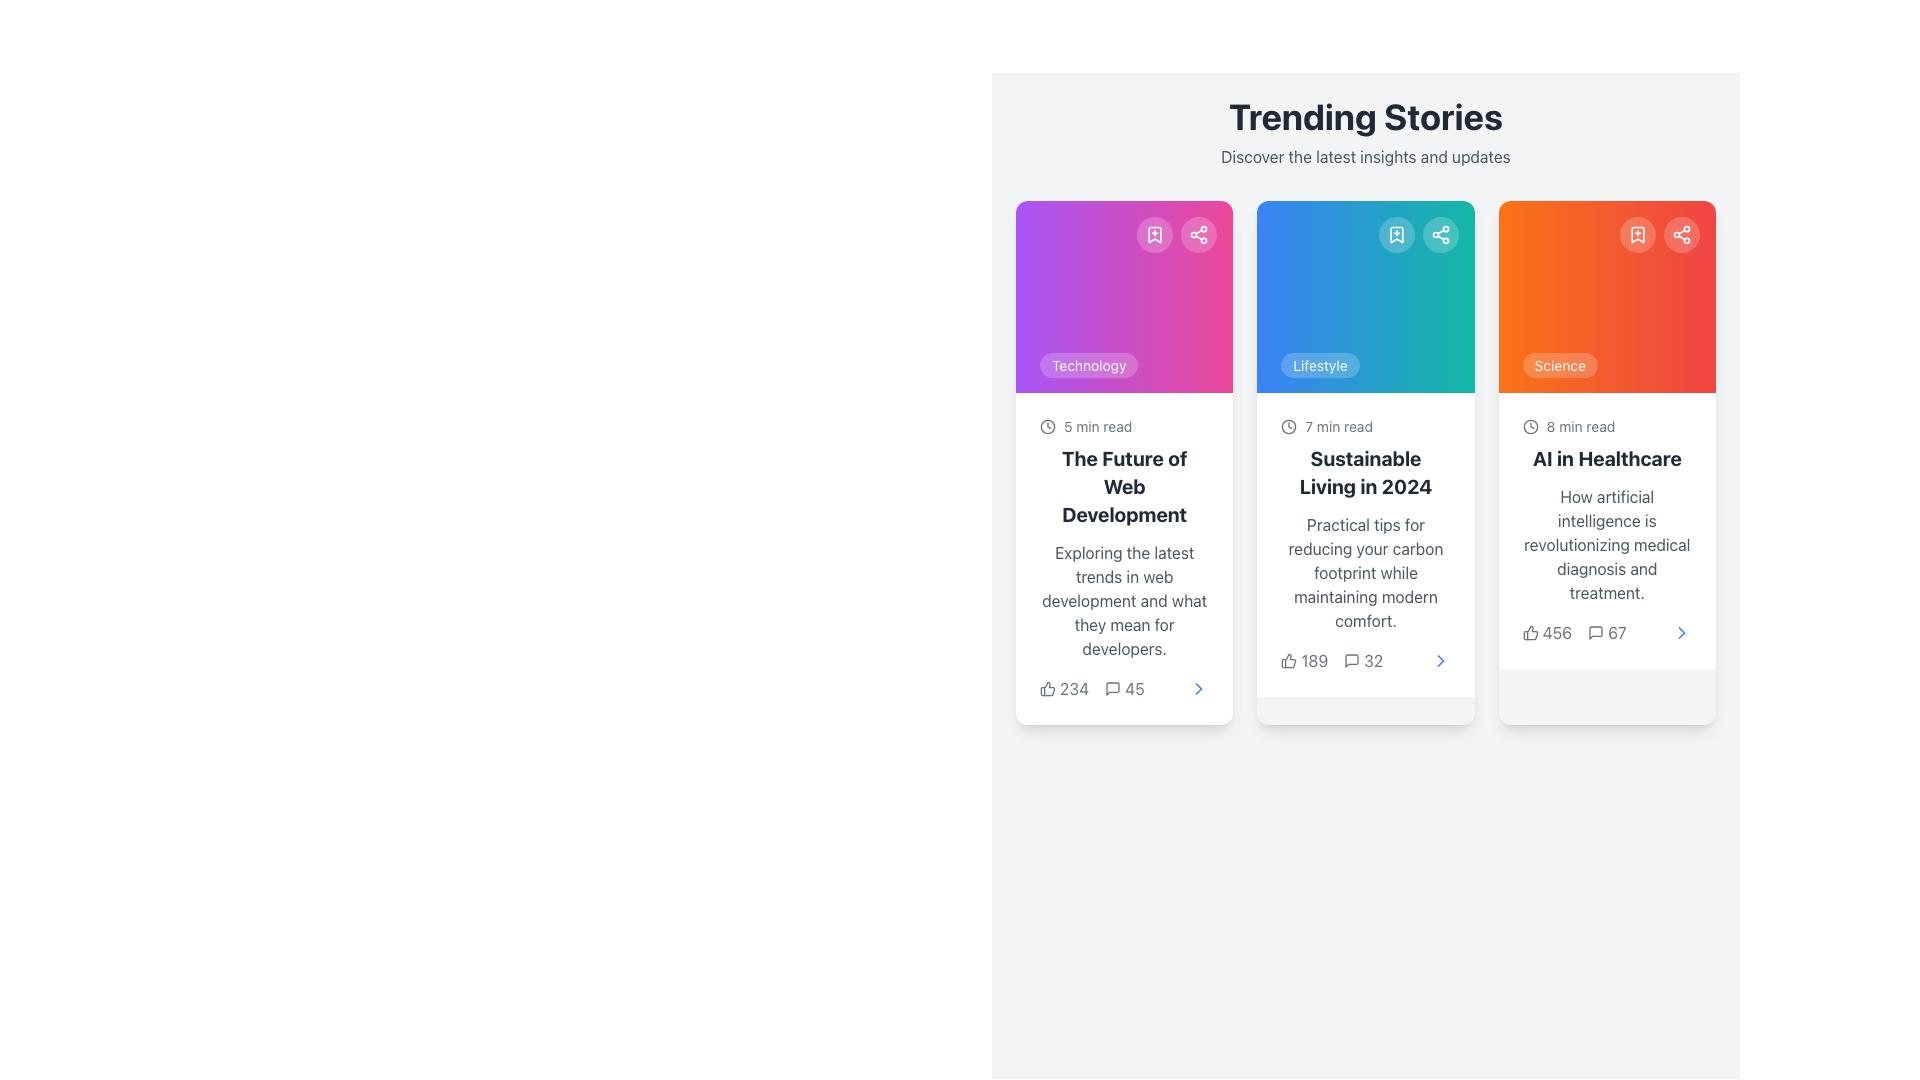  What do you see at coordinates (1637, 234) in the screenshot?
I see `the small white bookmark icon located inside the circular button at the top-right corner of the third card labeled 'Science' in the 'Trending Stories' section to bookmark the item` at bounding box center [1637, 234].